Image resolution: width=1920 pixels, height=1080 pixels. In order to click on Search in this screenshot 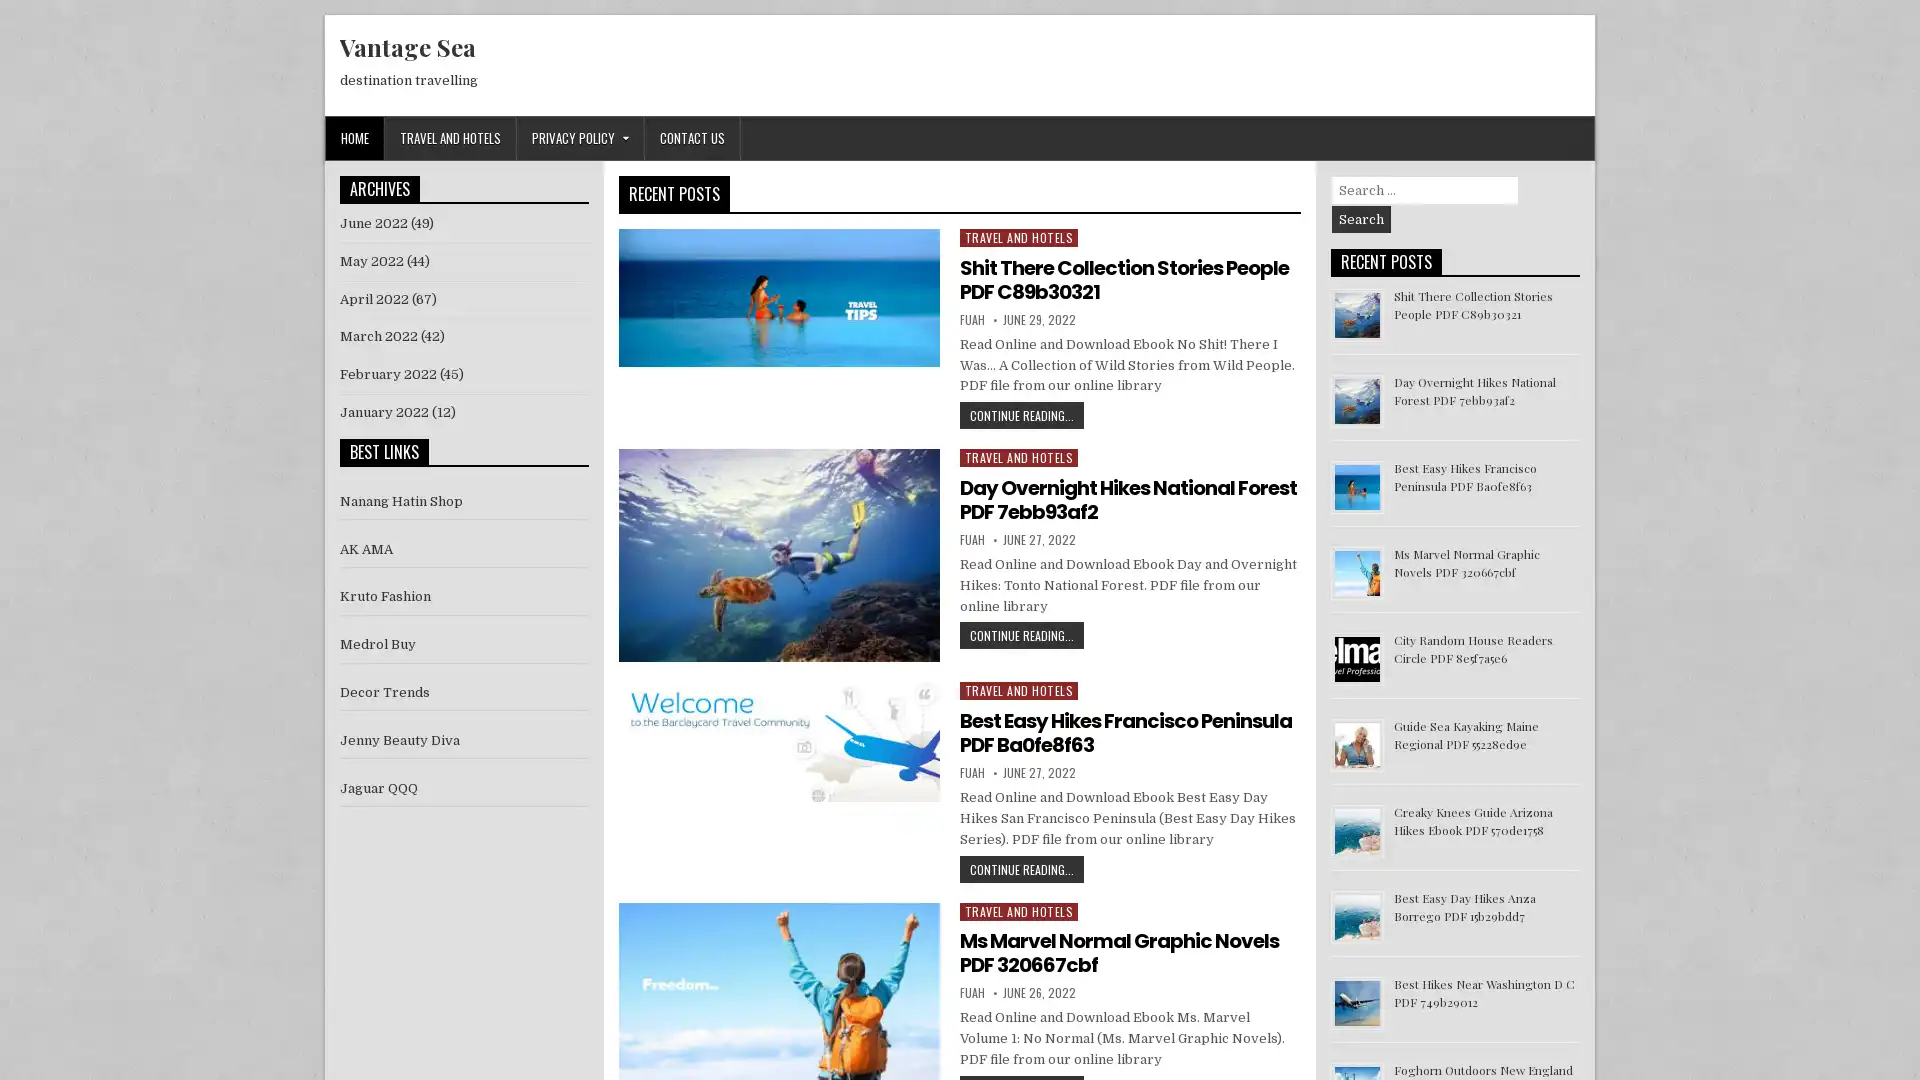, I will do `click(1360, 219)`.